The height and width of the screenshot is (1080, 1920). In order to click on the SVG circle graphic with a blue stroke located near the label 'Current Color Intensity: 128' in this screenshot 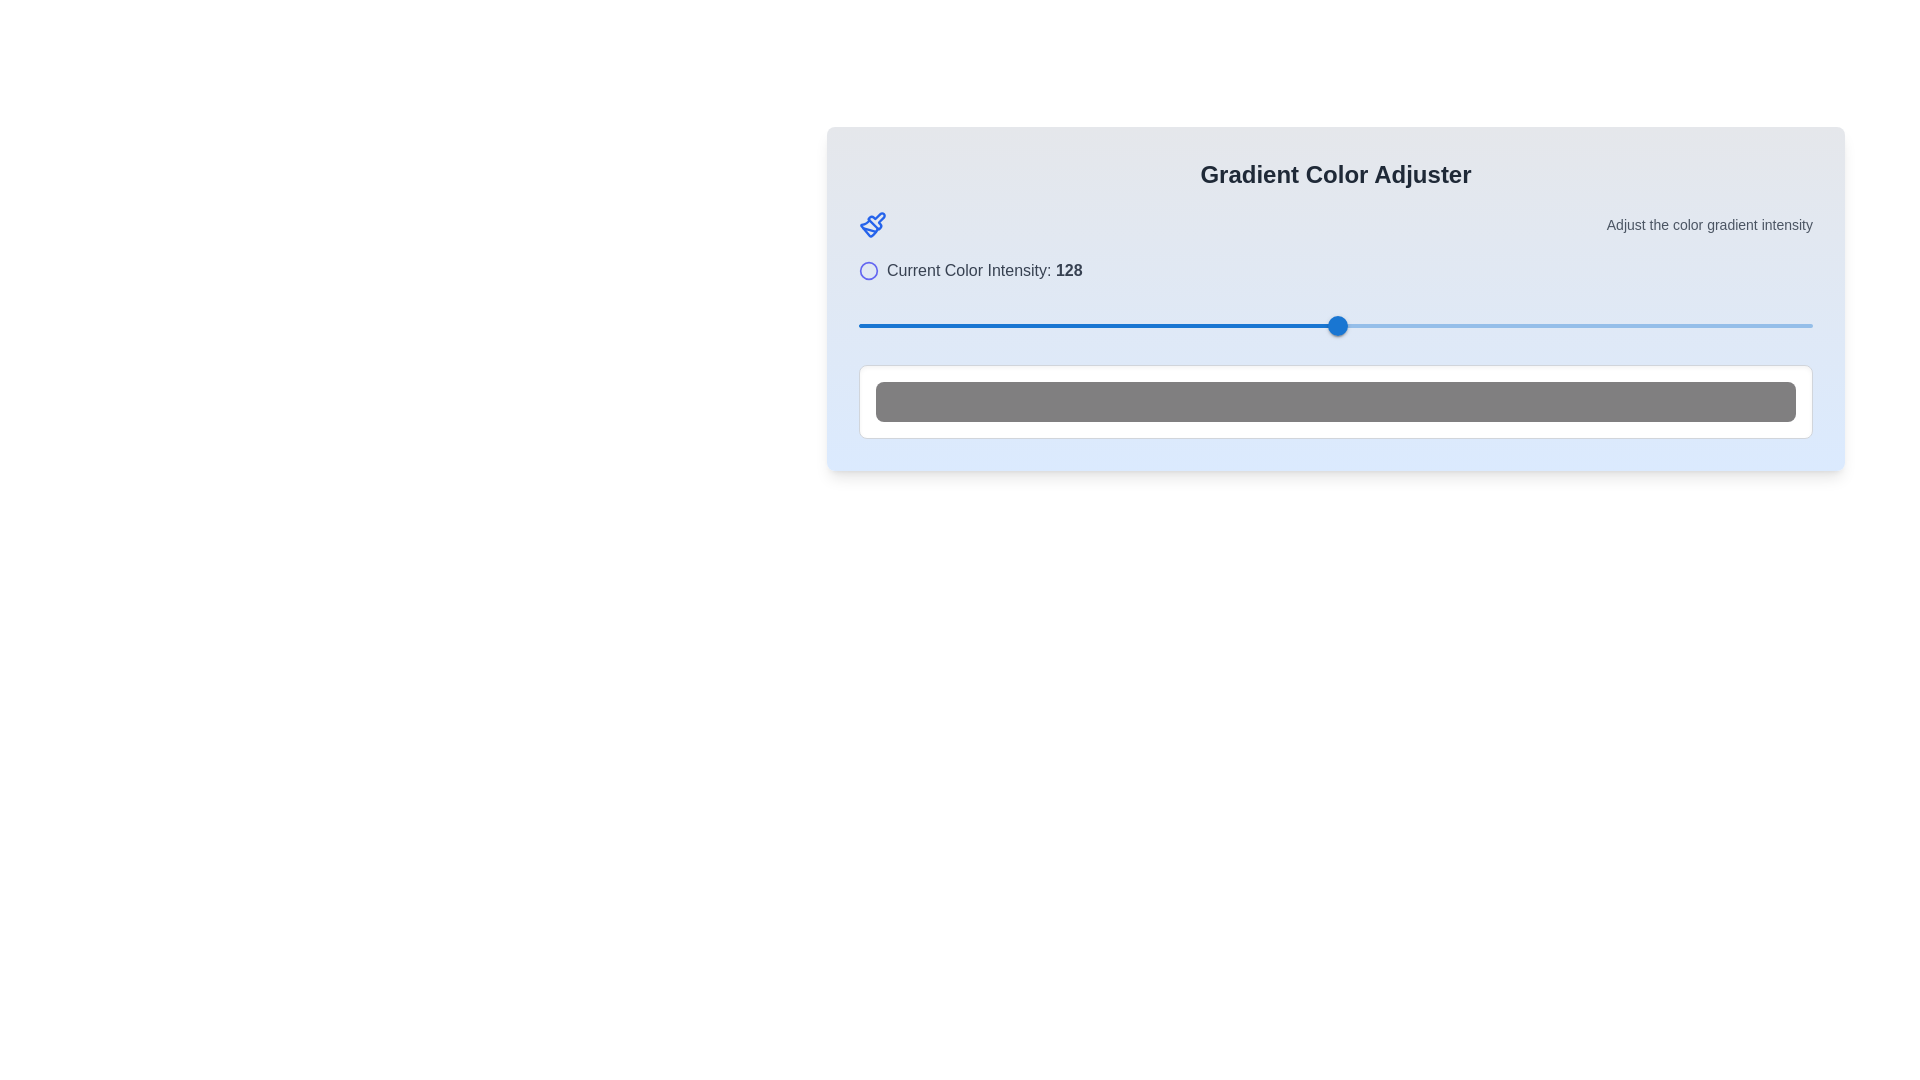, I will do `click(868, 270)`.